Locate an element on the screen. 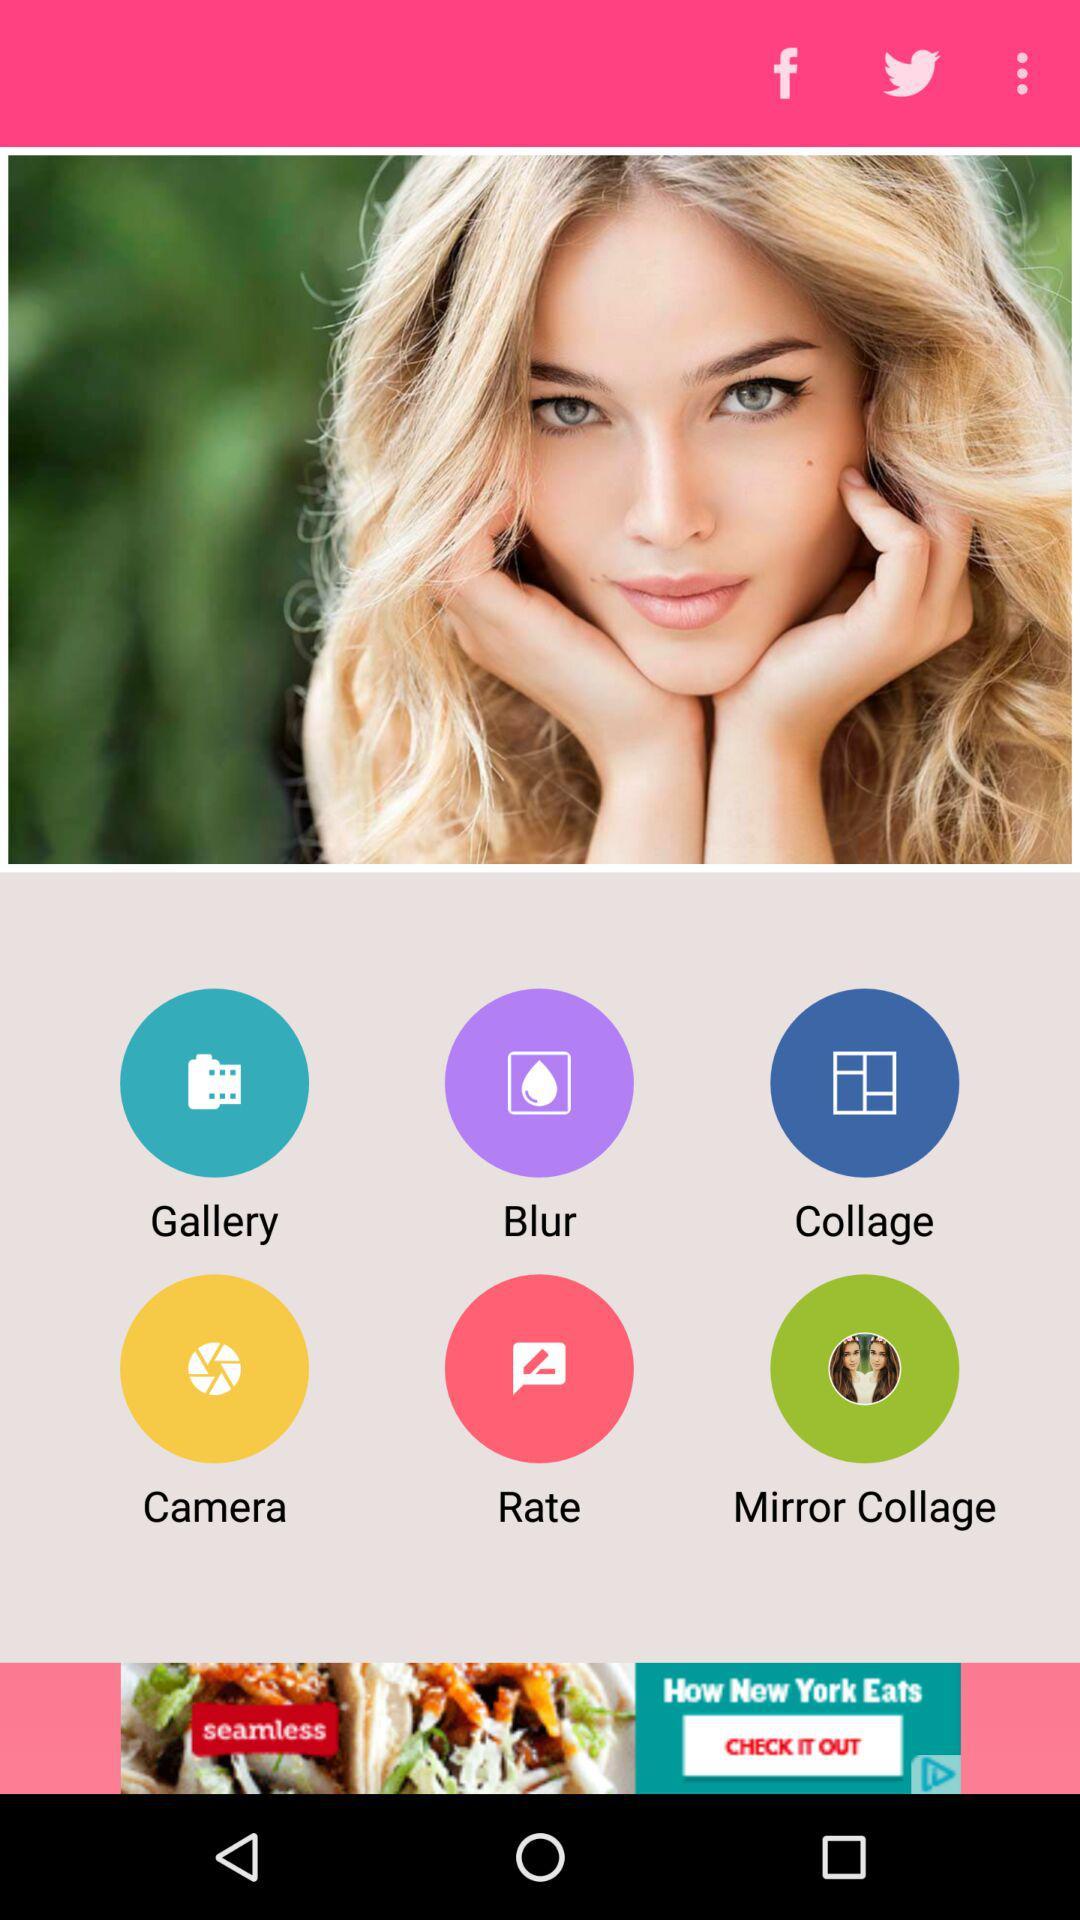 This screenshot has height=1920, width=1080. announcement is located at coordinates (540, 1727).